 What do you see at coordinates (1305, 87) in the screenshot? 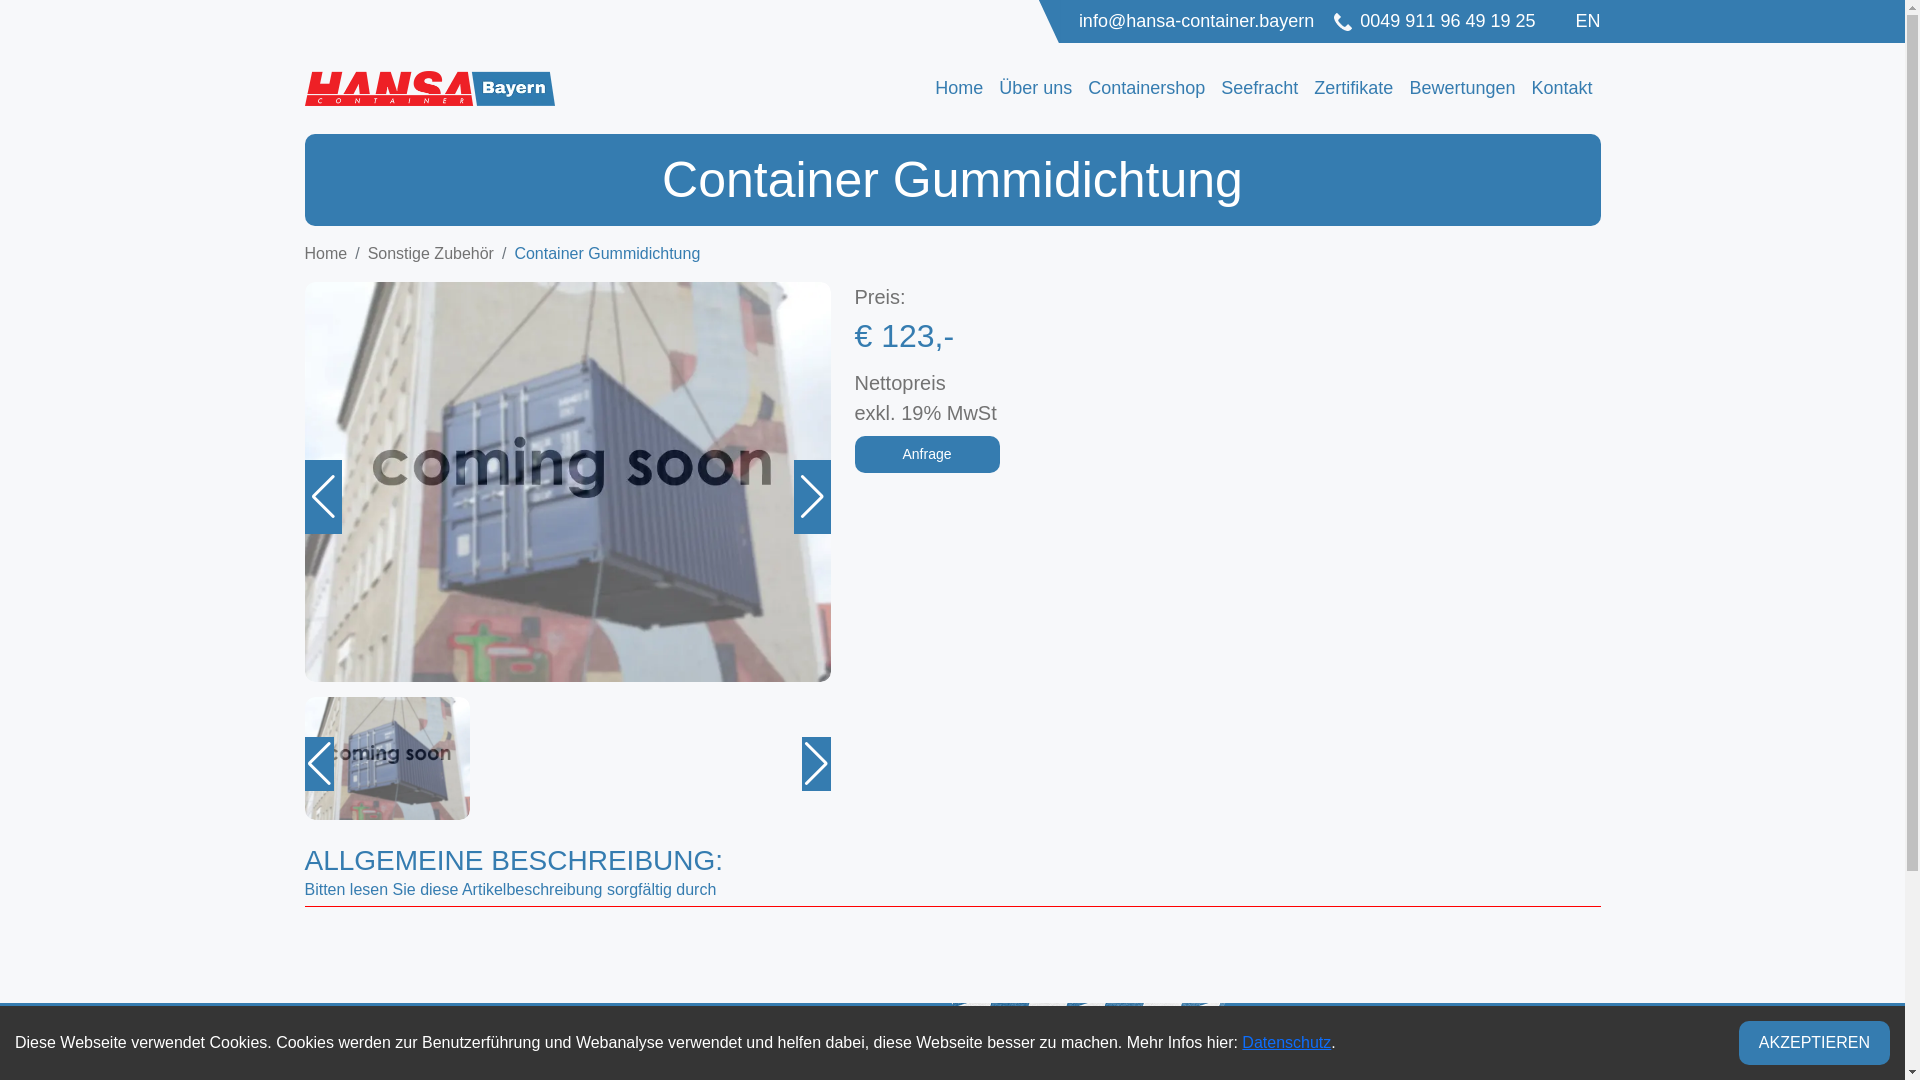
I see `'Zertifikate'` at bounding box center [1305, 87].